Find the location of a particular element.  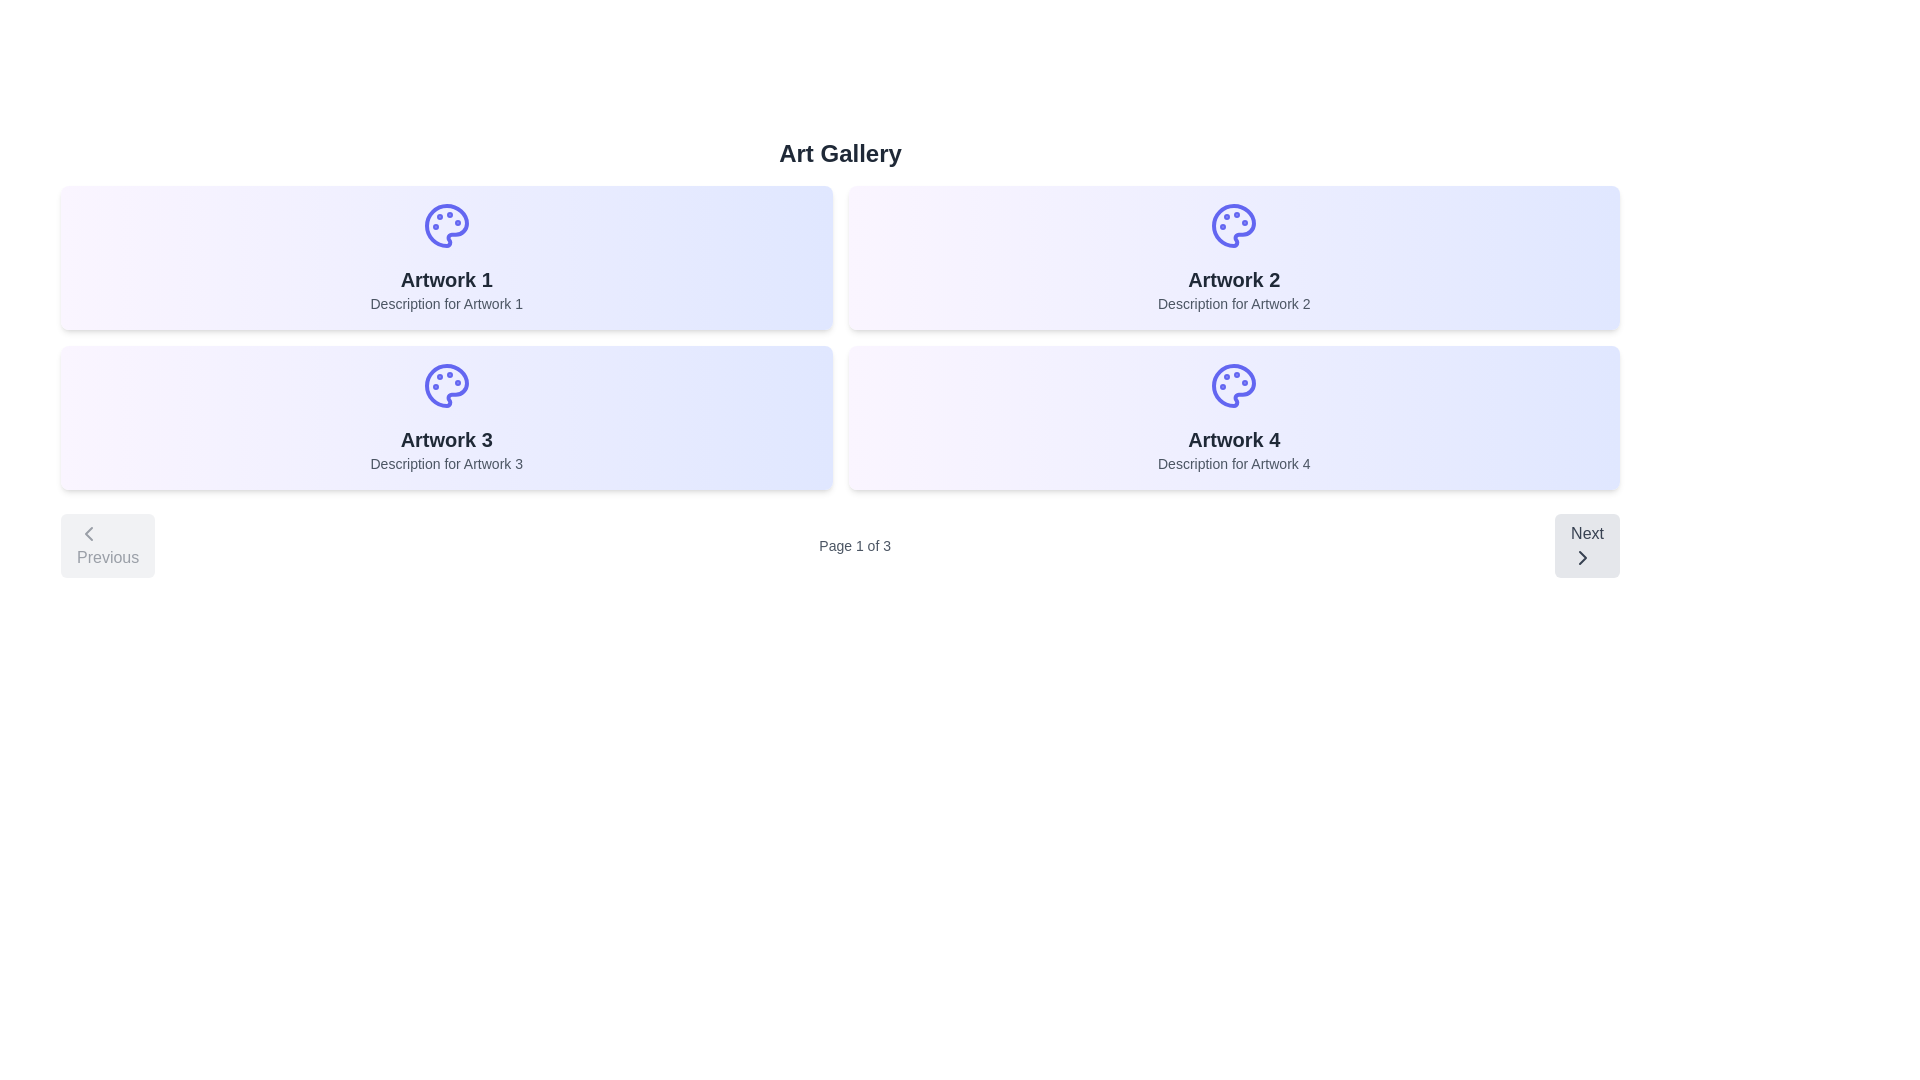

the icon representing artwork or creativity, which is located above the text title in the 'Artwork 2' card, the second card in the top row is located at coordinates (1233, 225).